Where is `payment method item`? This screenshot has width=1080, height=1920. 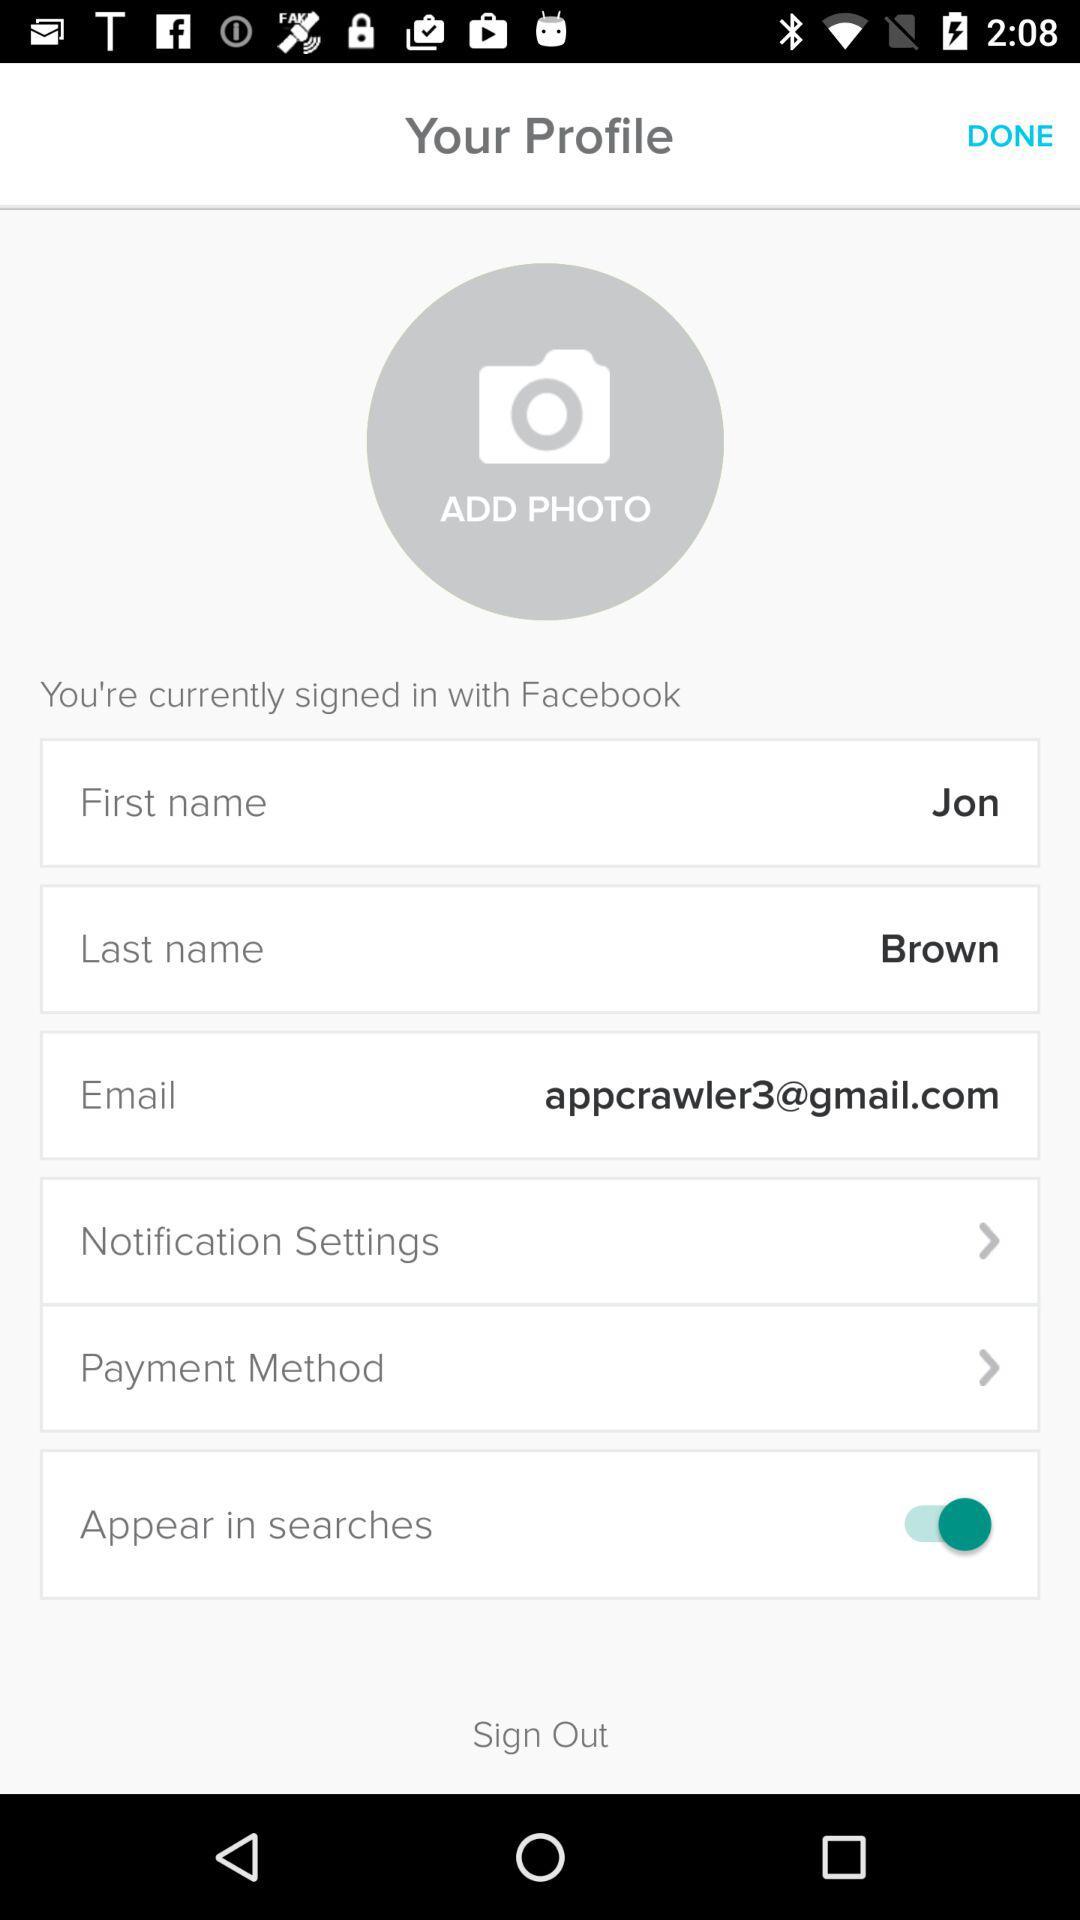 payment method item is located at coordinates (540, 1367).